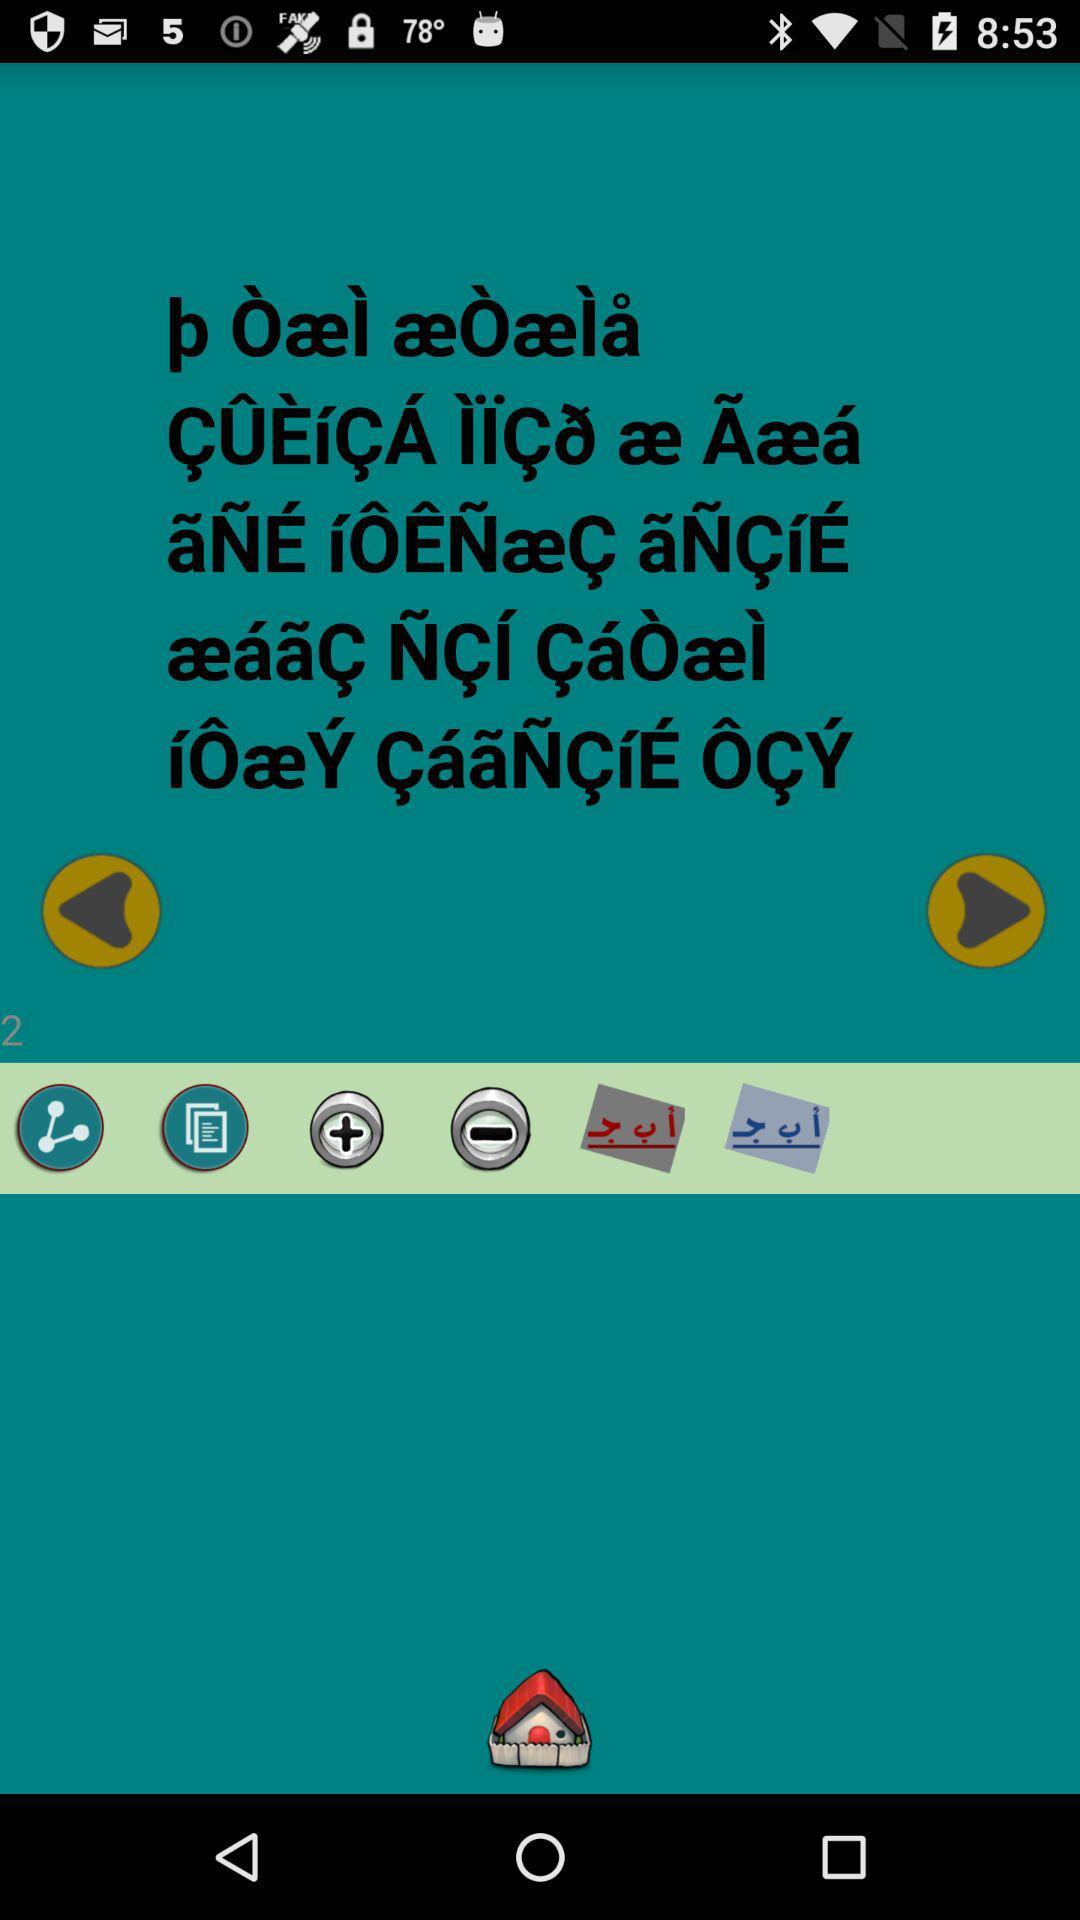  What do you see at coordinates (981, 972) in the screenshot?
I see `the play icon` at bounding box center [981, 972].